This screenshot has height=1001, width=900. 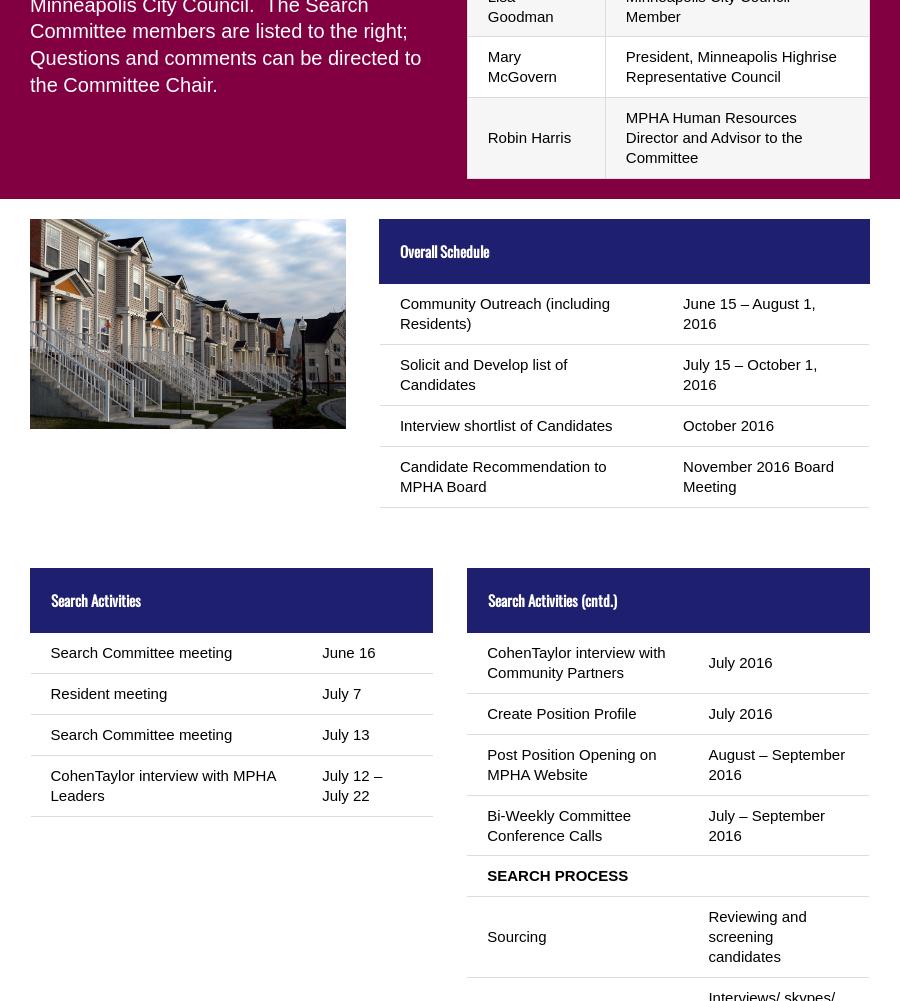 What do you see at coordinates (485, 660) in the screenshot?
I see `'CohenTaylor interview with Community Partners'` at bounding box center [485, 660].